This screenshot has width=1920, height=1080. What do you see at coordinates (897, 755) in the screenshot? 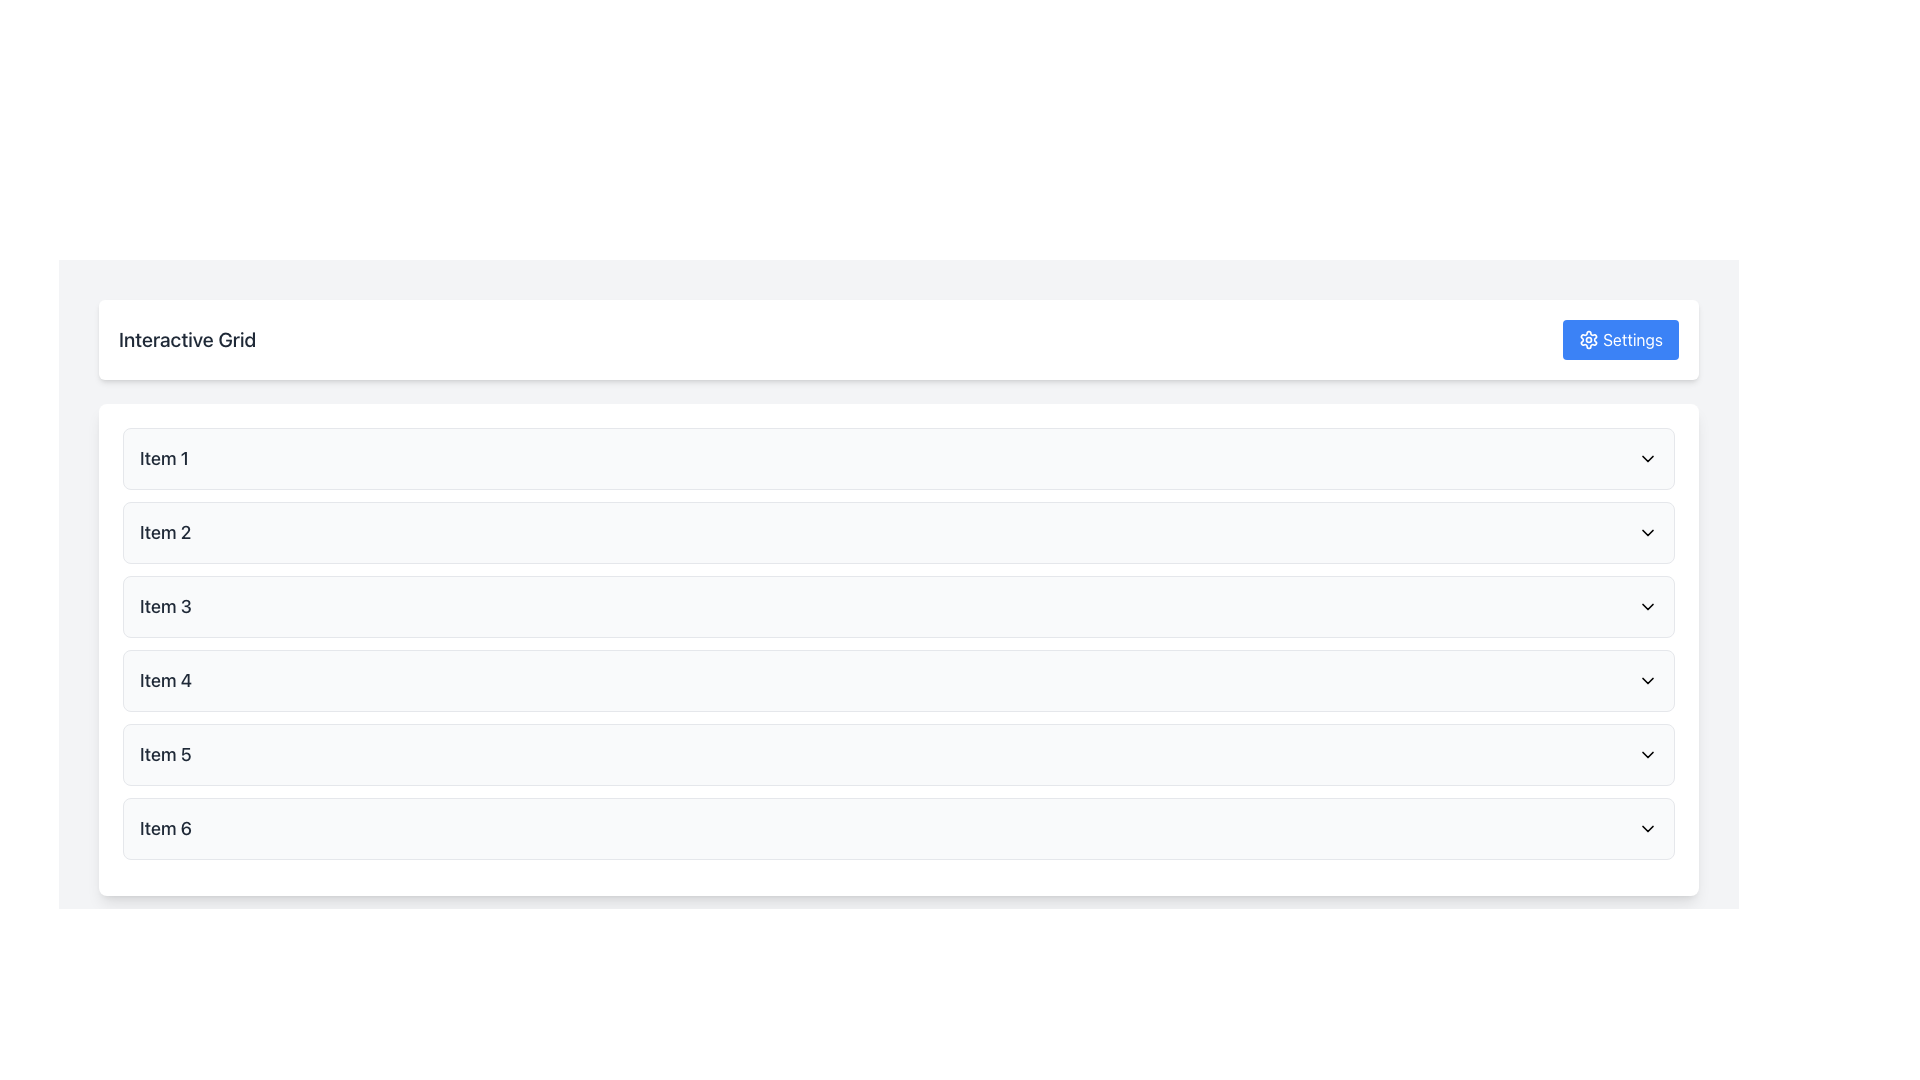
I see `the fifth item in the list` at bounding box center [897, 755].